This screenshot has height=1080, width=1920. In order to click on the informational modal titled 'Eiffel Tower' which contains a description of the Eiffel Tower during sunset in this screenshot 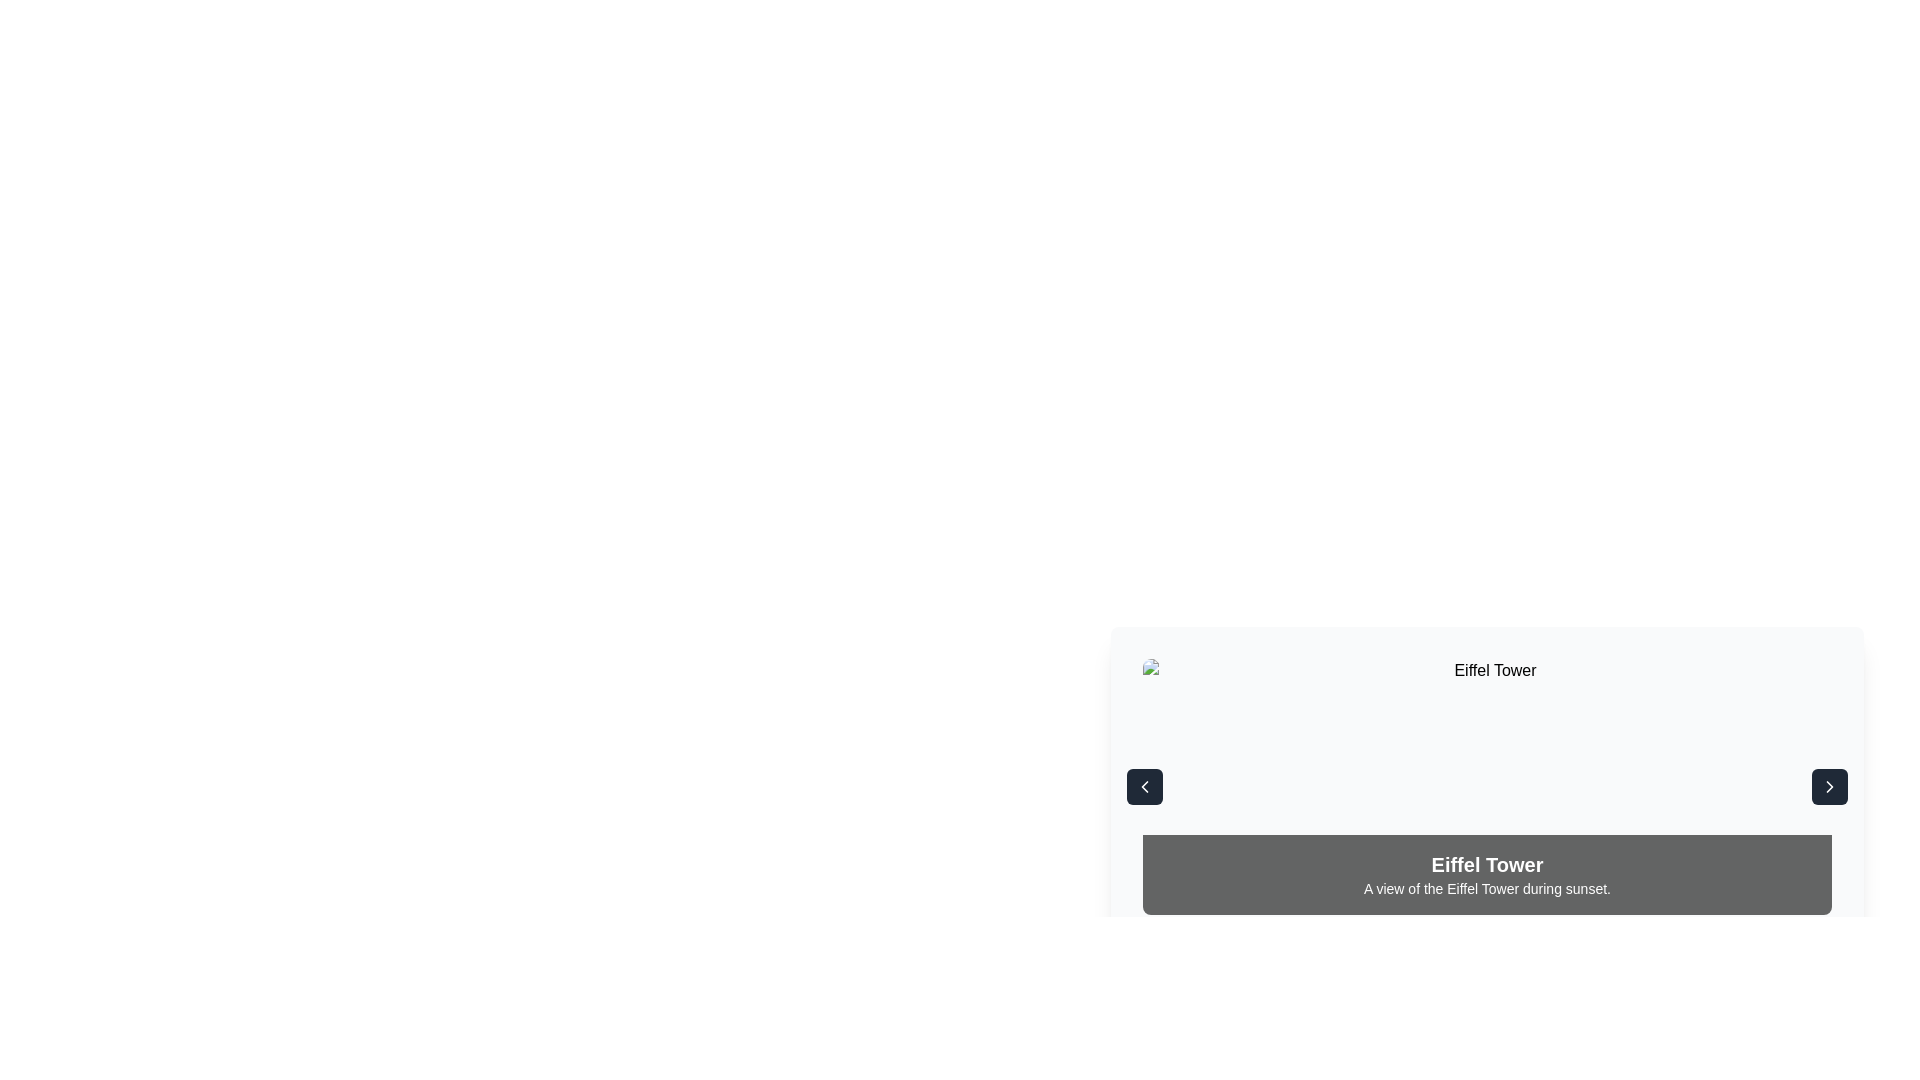, I will do `click(1487, 759)`.